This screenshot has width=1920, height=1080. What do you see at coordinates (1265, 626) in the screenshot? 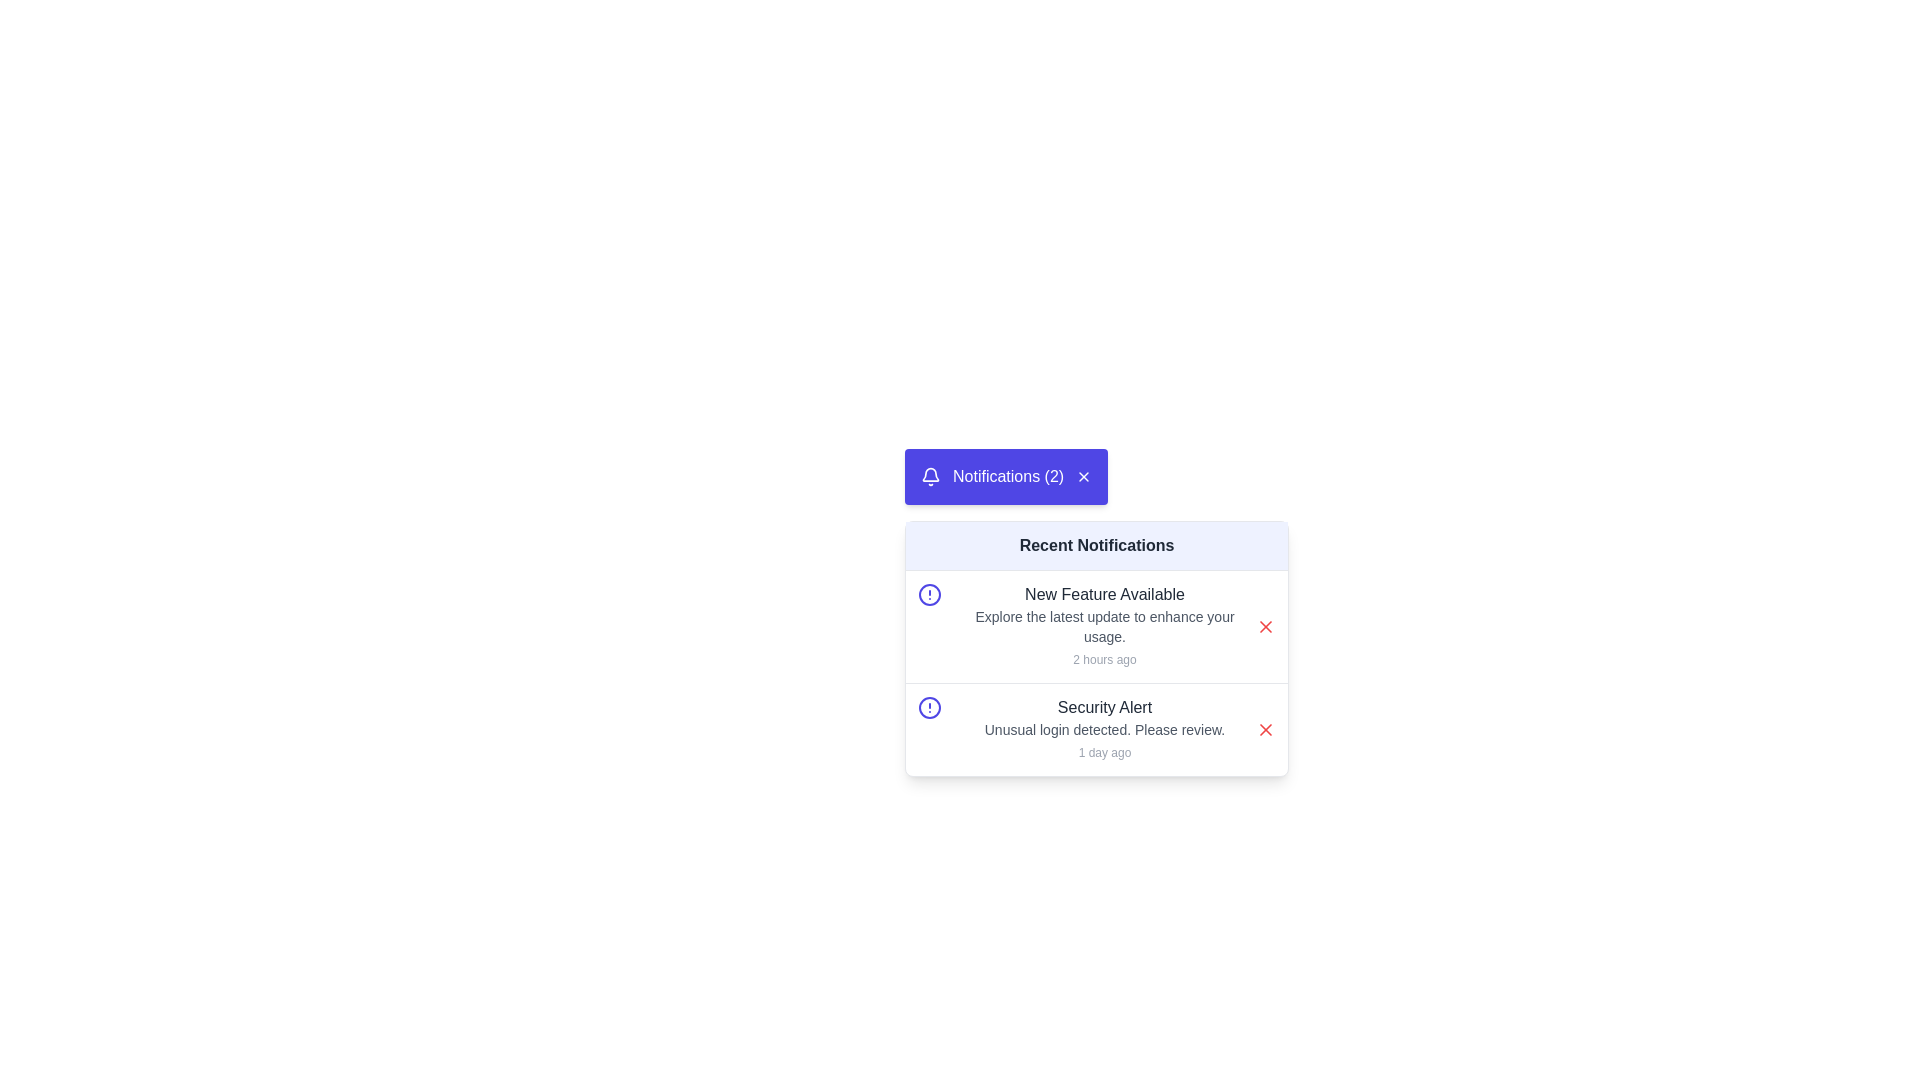
I see `the close button located at the far-right side of the notification card titled 'New Feature Available'` at bounding box center [1265, 626].